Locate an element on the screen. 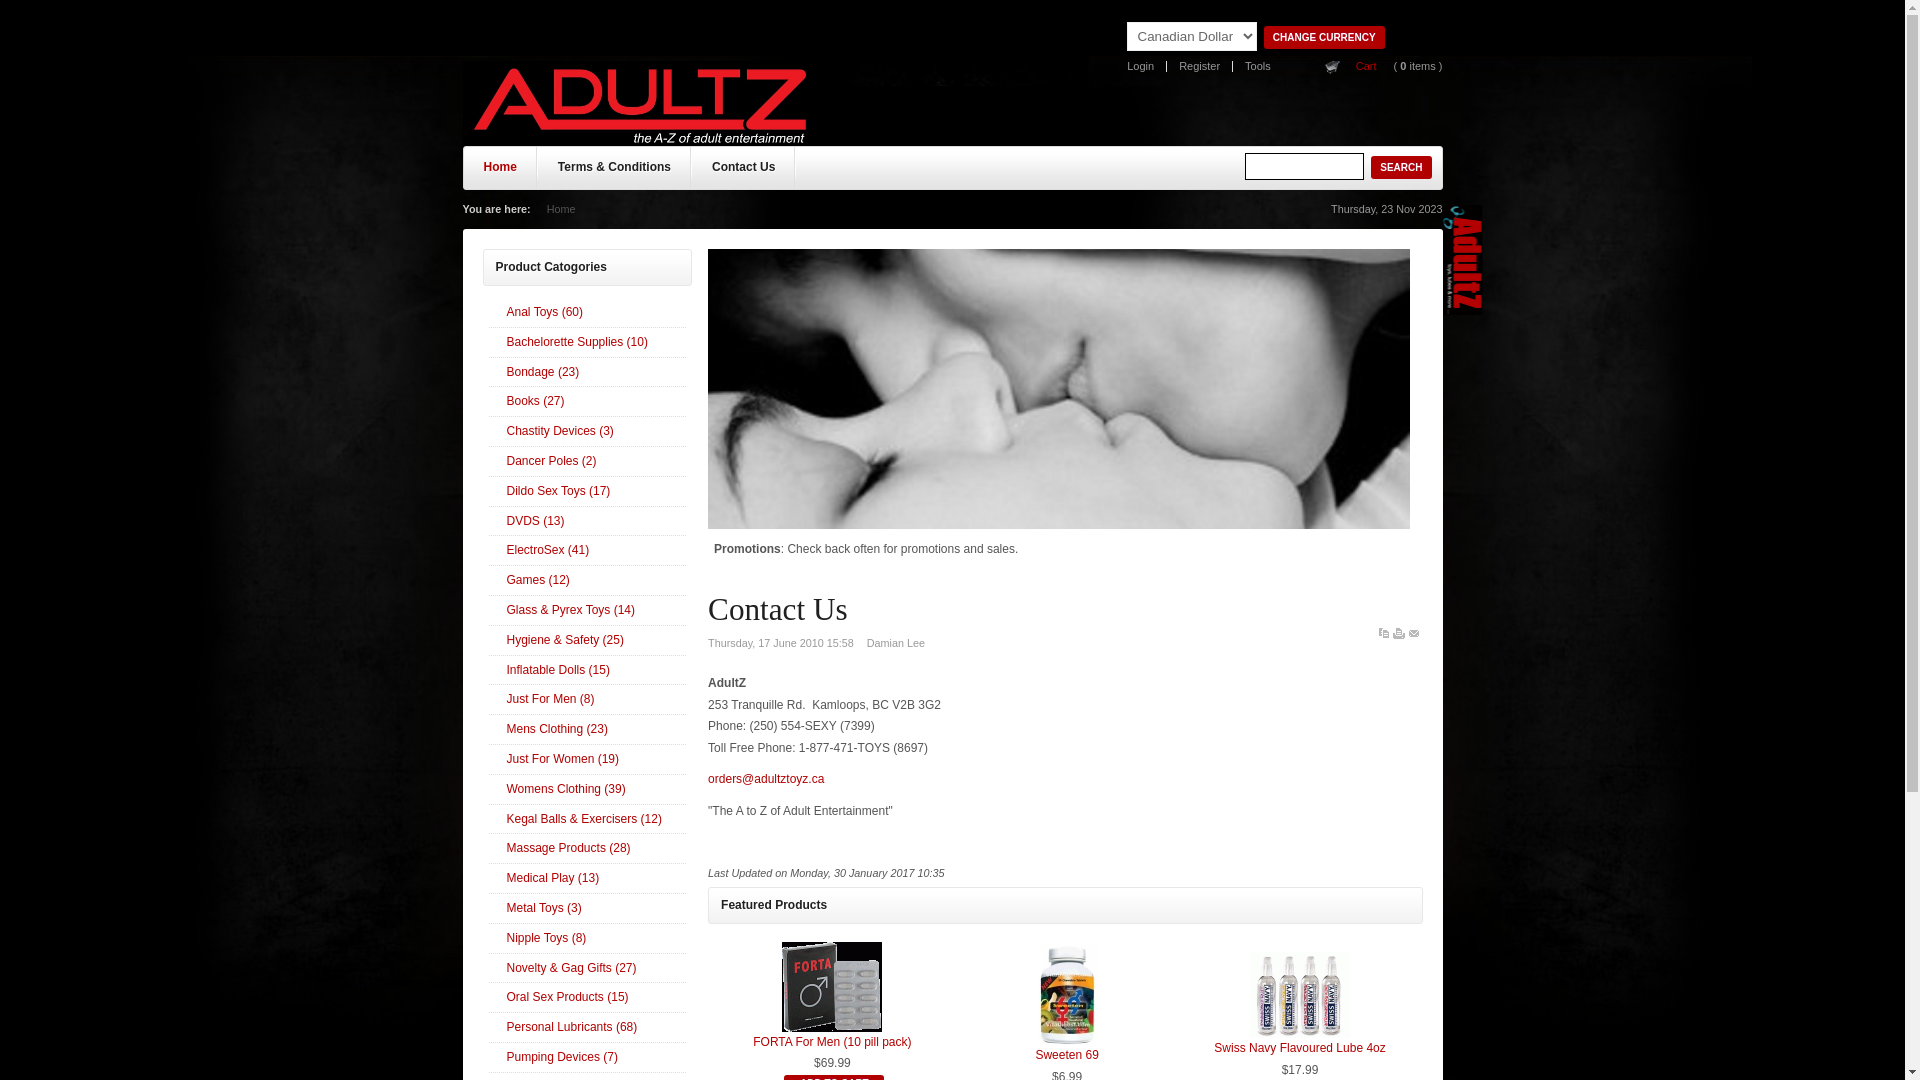 The width and height of the screenshot is (1920, 1080). 'Bachelorette Supplies (10)' is located at coordinates (585, 342).